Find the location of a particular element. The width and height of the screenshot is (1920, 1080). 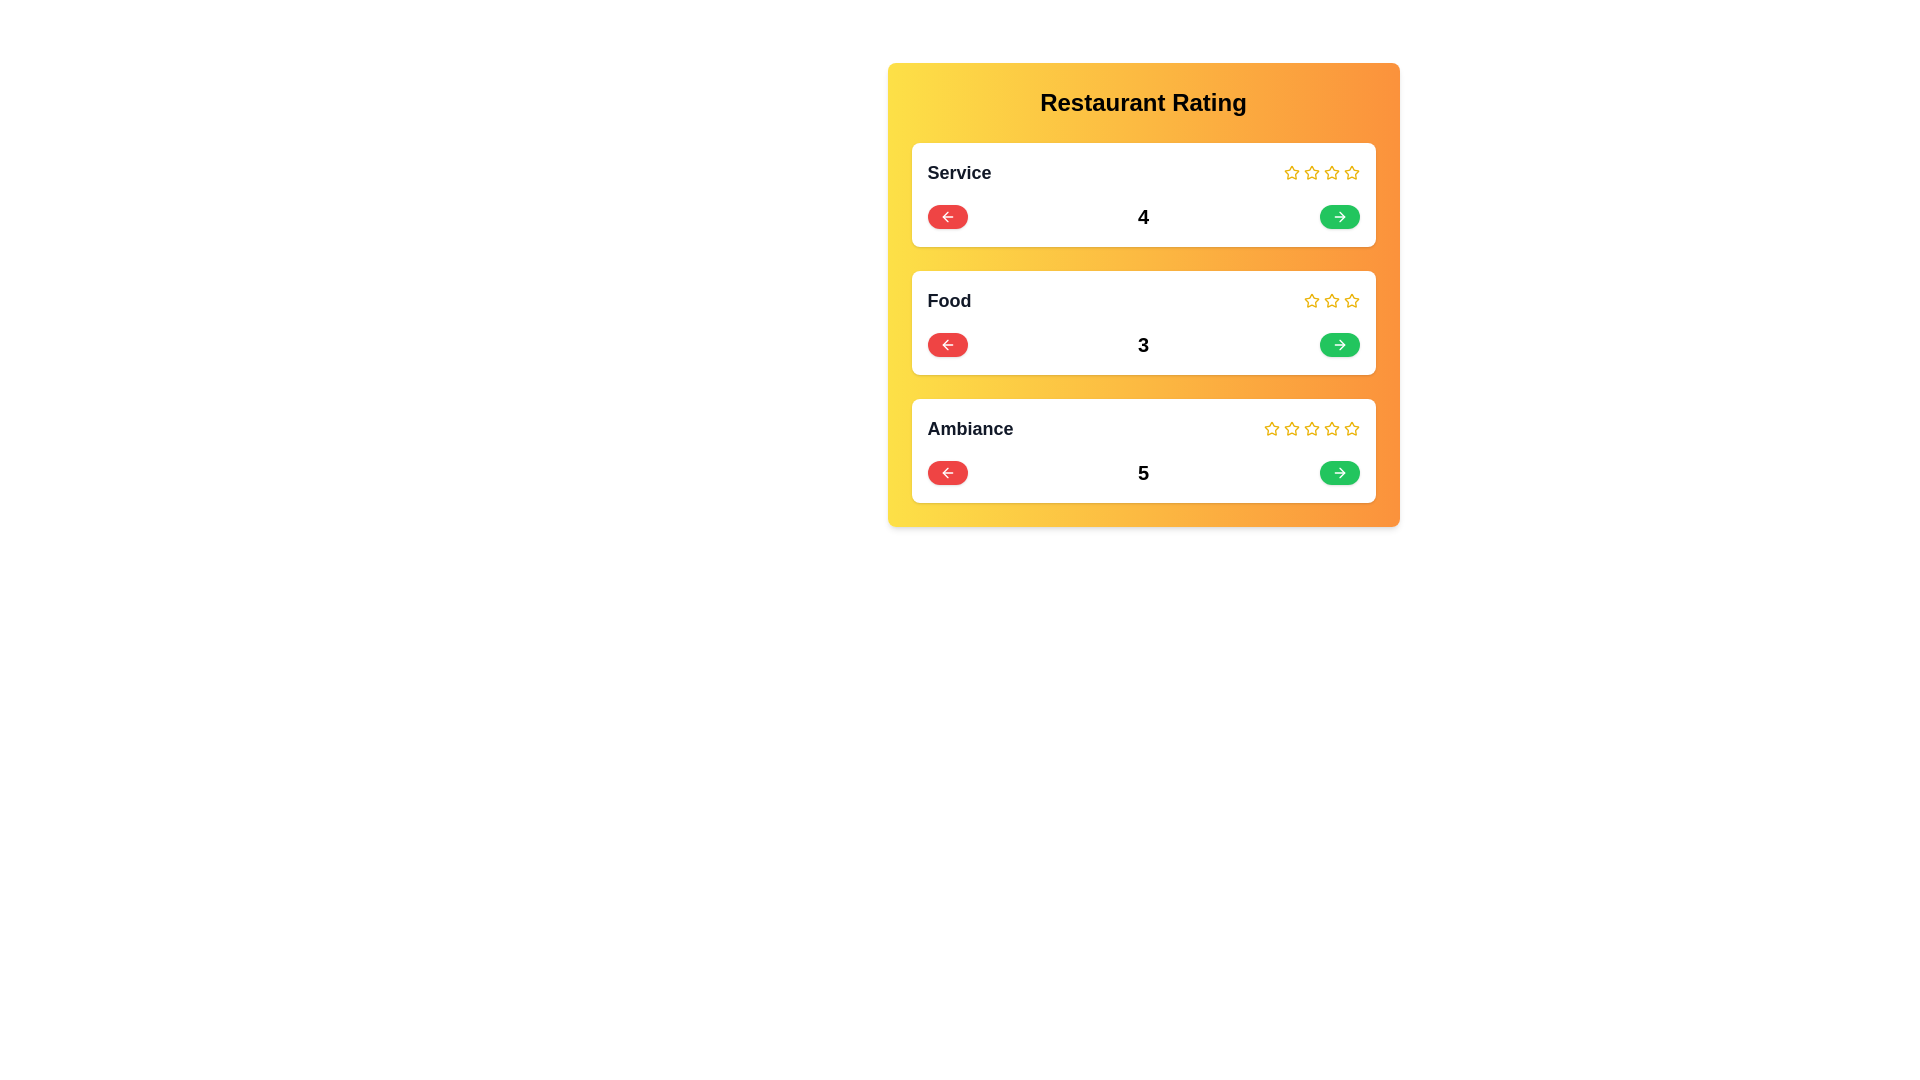

the green rounded button located at the far-right end of the third row labeled 'Ambiance' is located at coordinates (1339, 473).